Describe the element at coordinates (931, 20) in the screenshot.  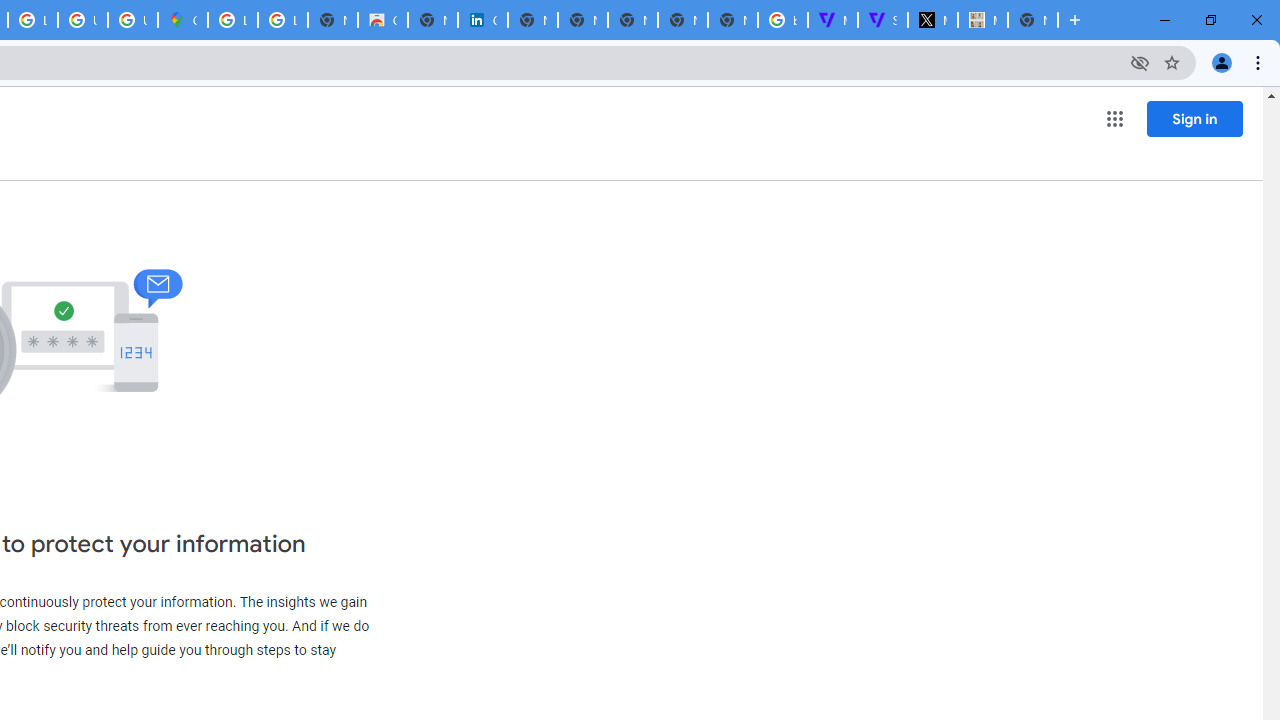
I see `'Miley Cyrus (@MileyCyrus) / X'` at that location.